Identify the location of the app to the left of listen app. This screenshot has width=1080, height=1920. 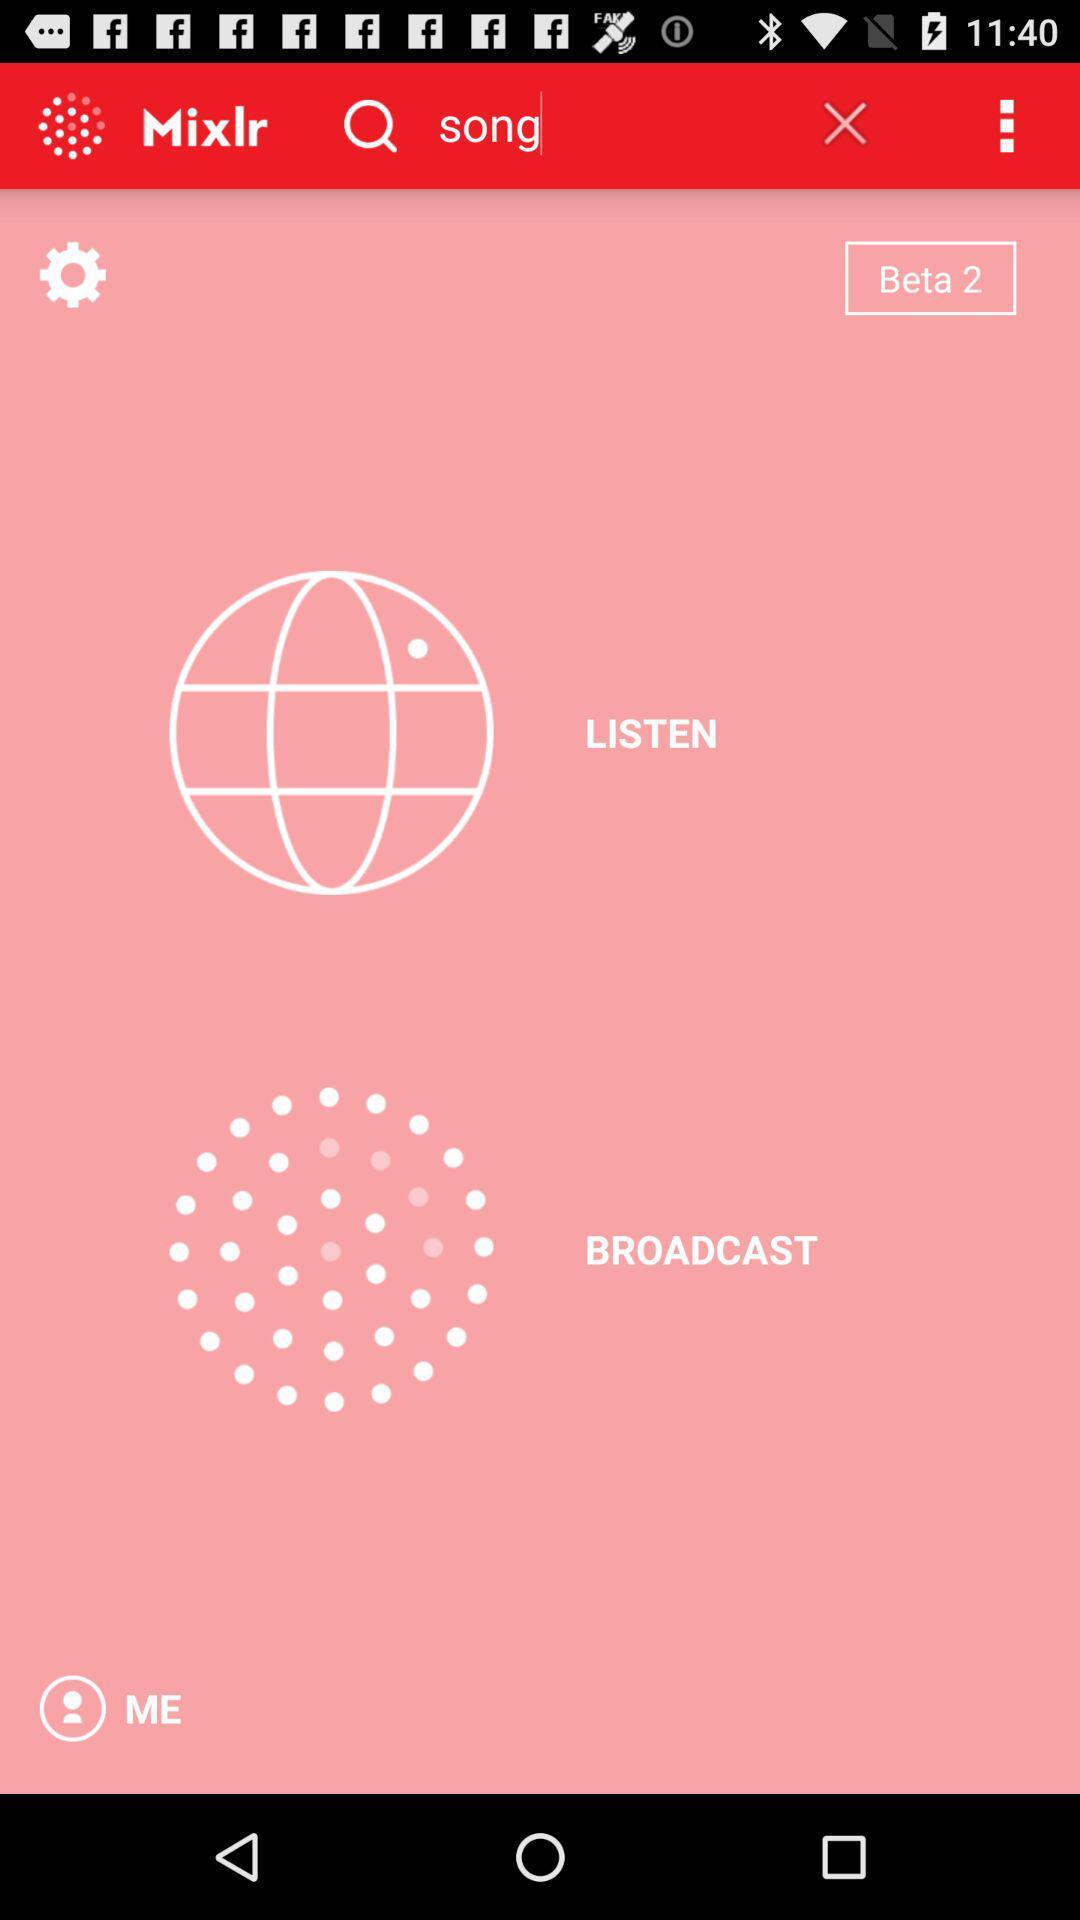
(330, 731).